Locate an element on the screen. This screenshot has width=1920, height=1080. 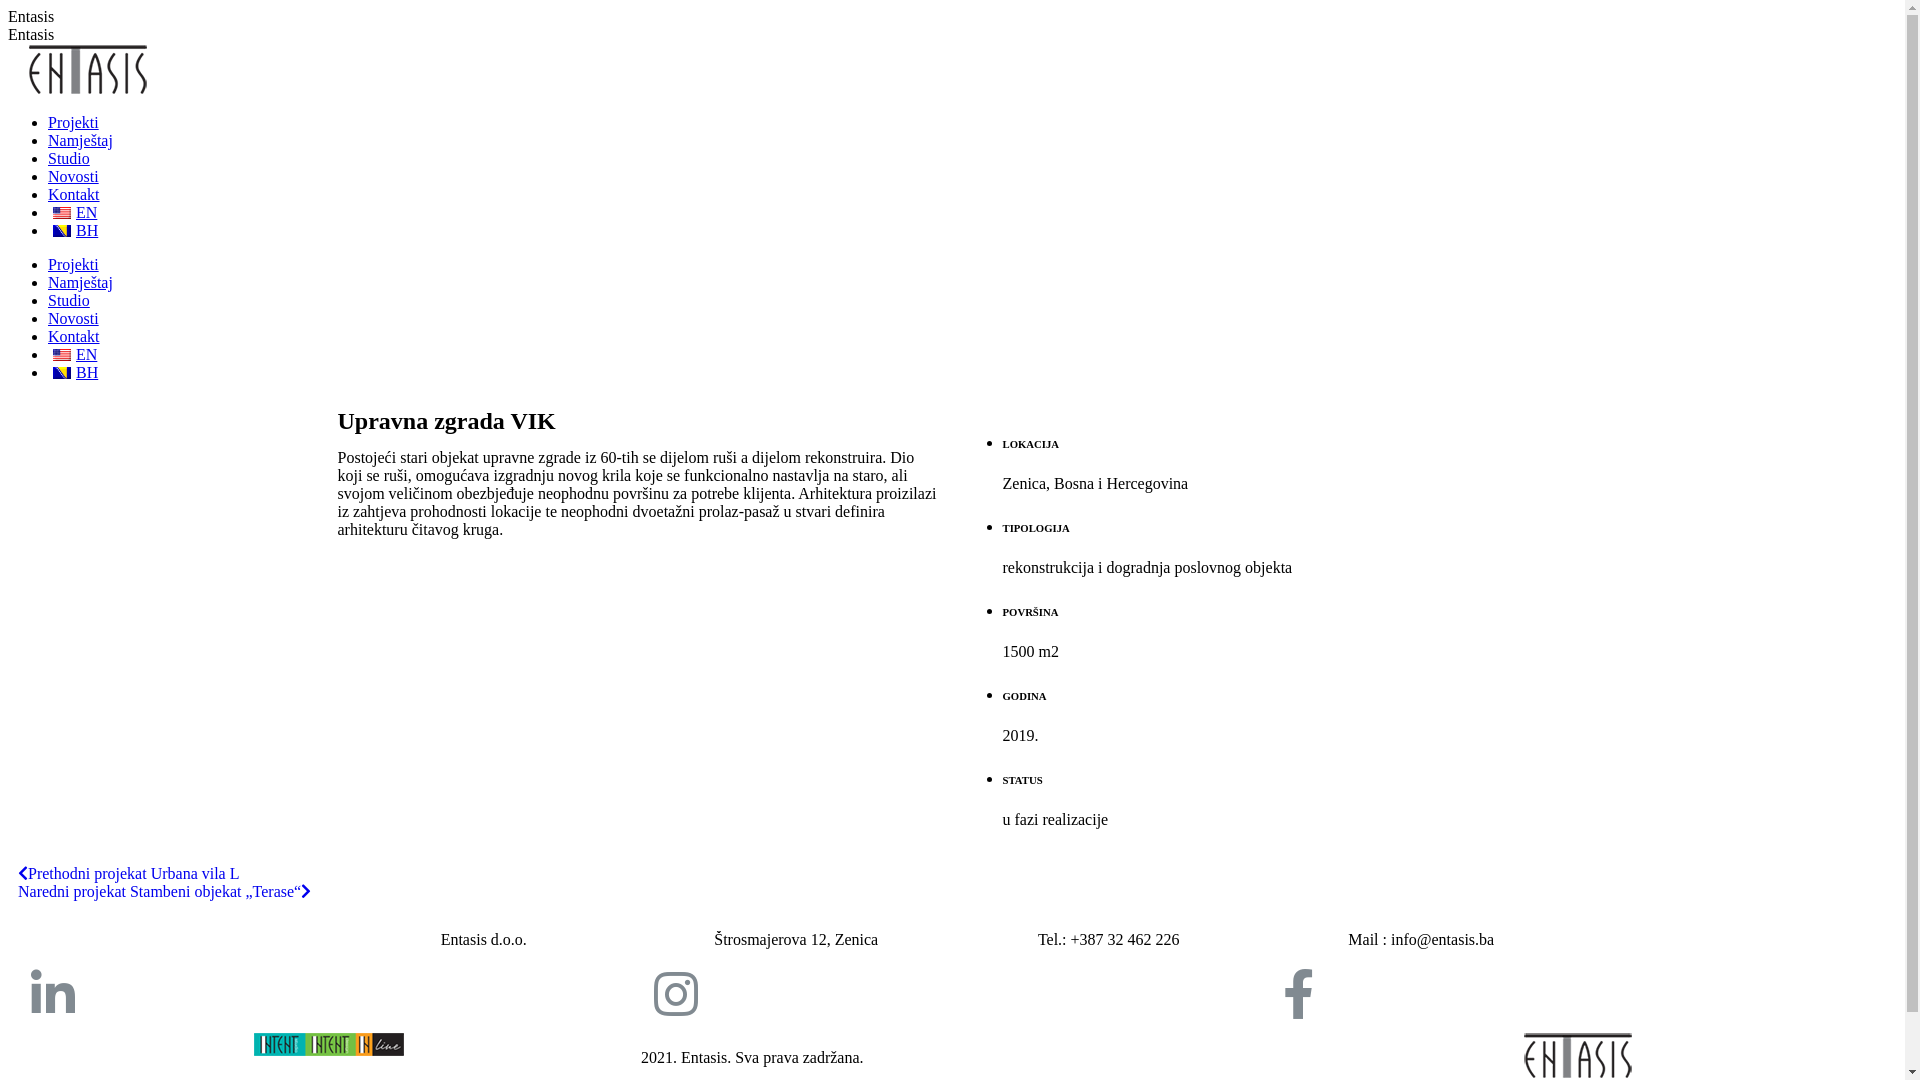
'BH' is located at coordinates (72, 372).